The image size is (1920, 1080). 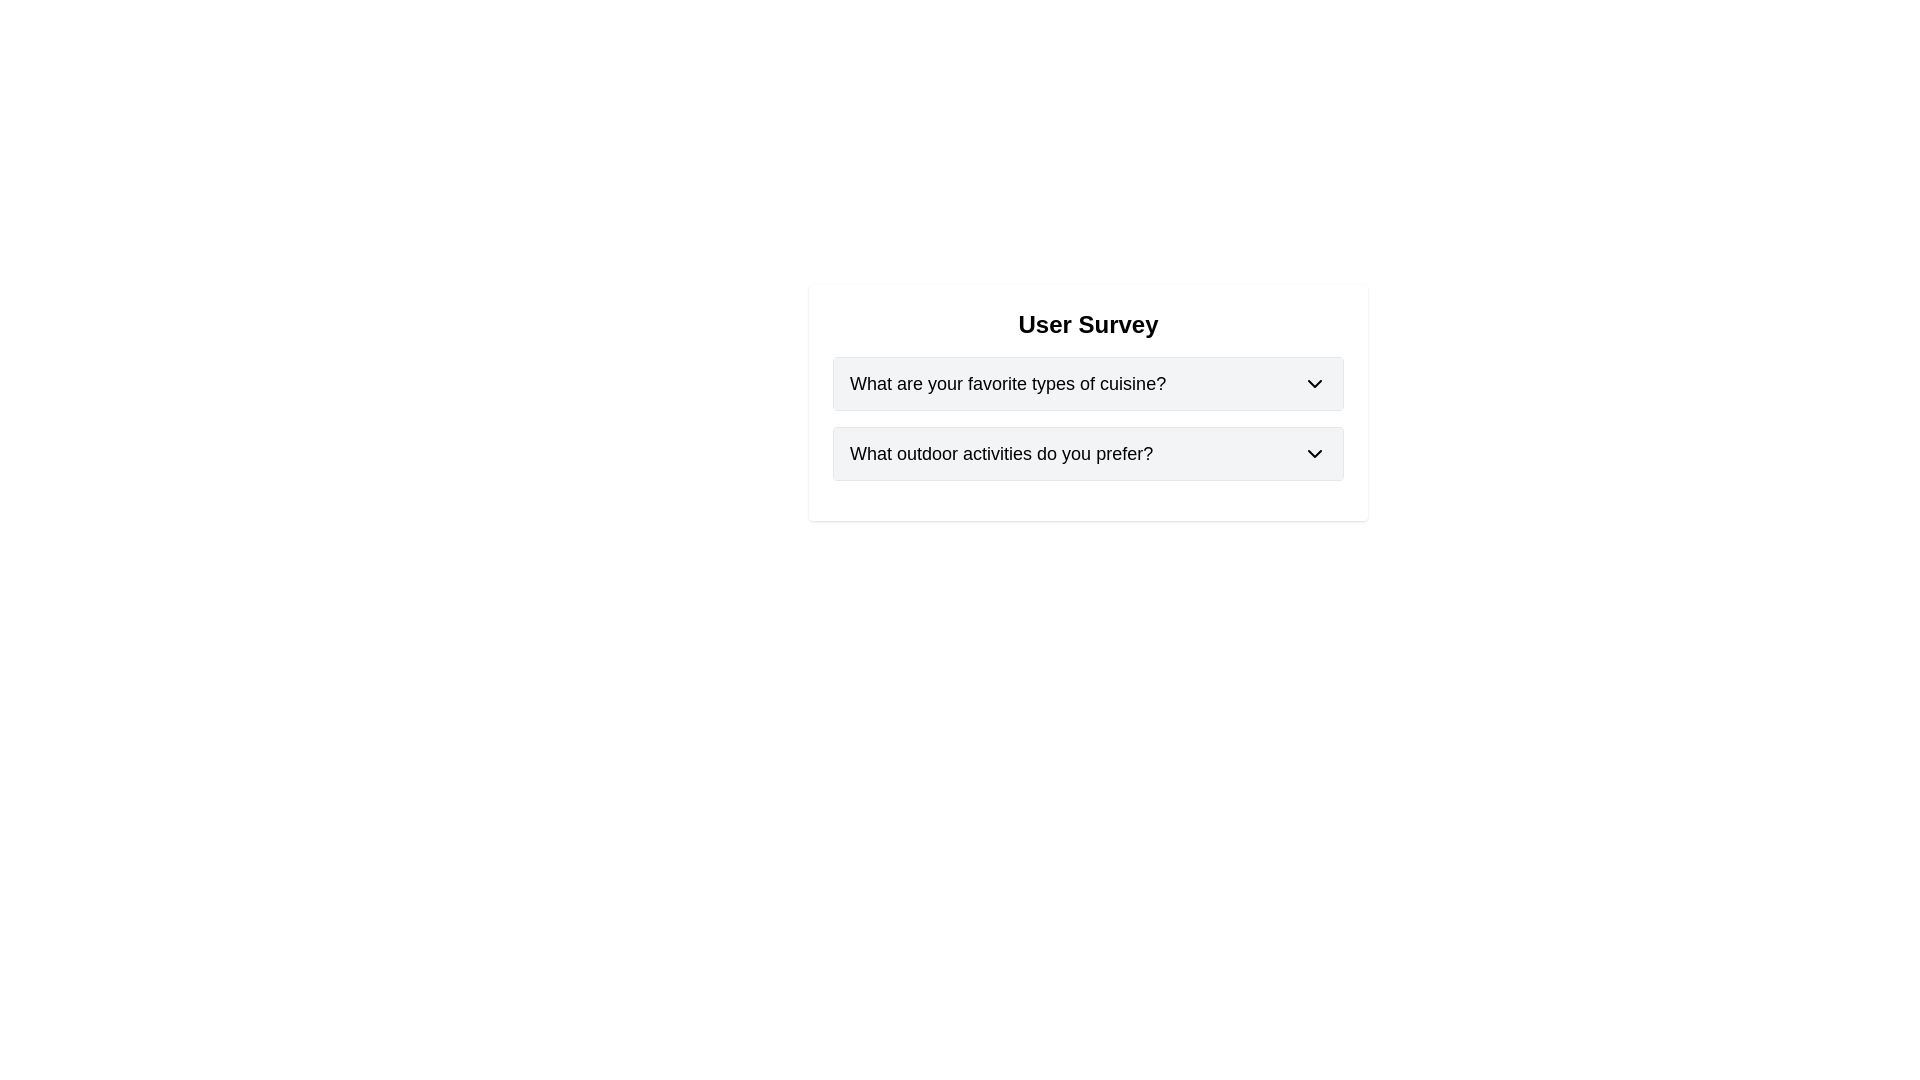 I want to click on the dropdown selector header element displaying 'What outdoor activities do you prefer?', so click(x=1087, y=454).